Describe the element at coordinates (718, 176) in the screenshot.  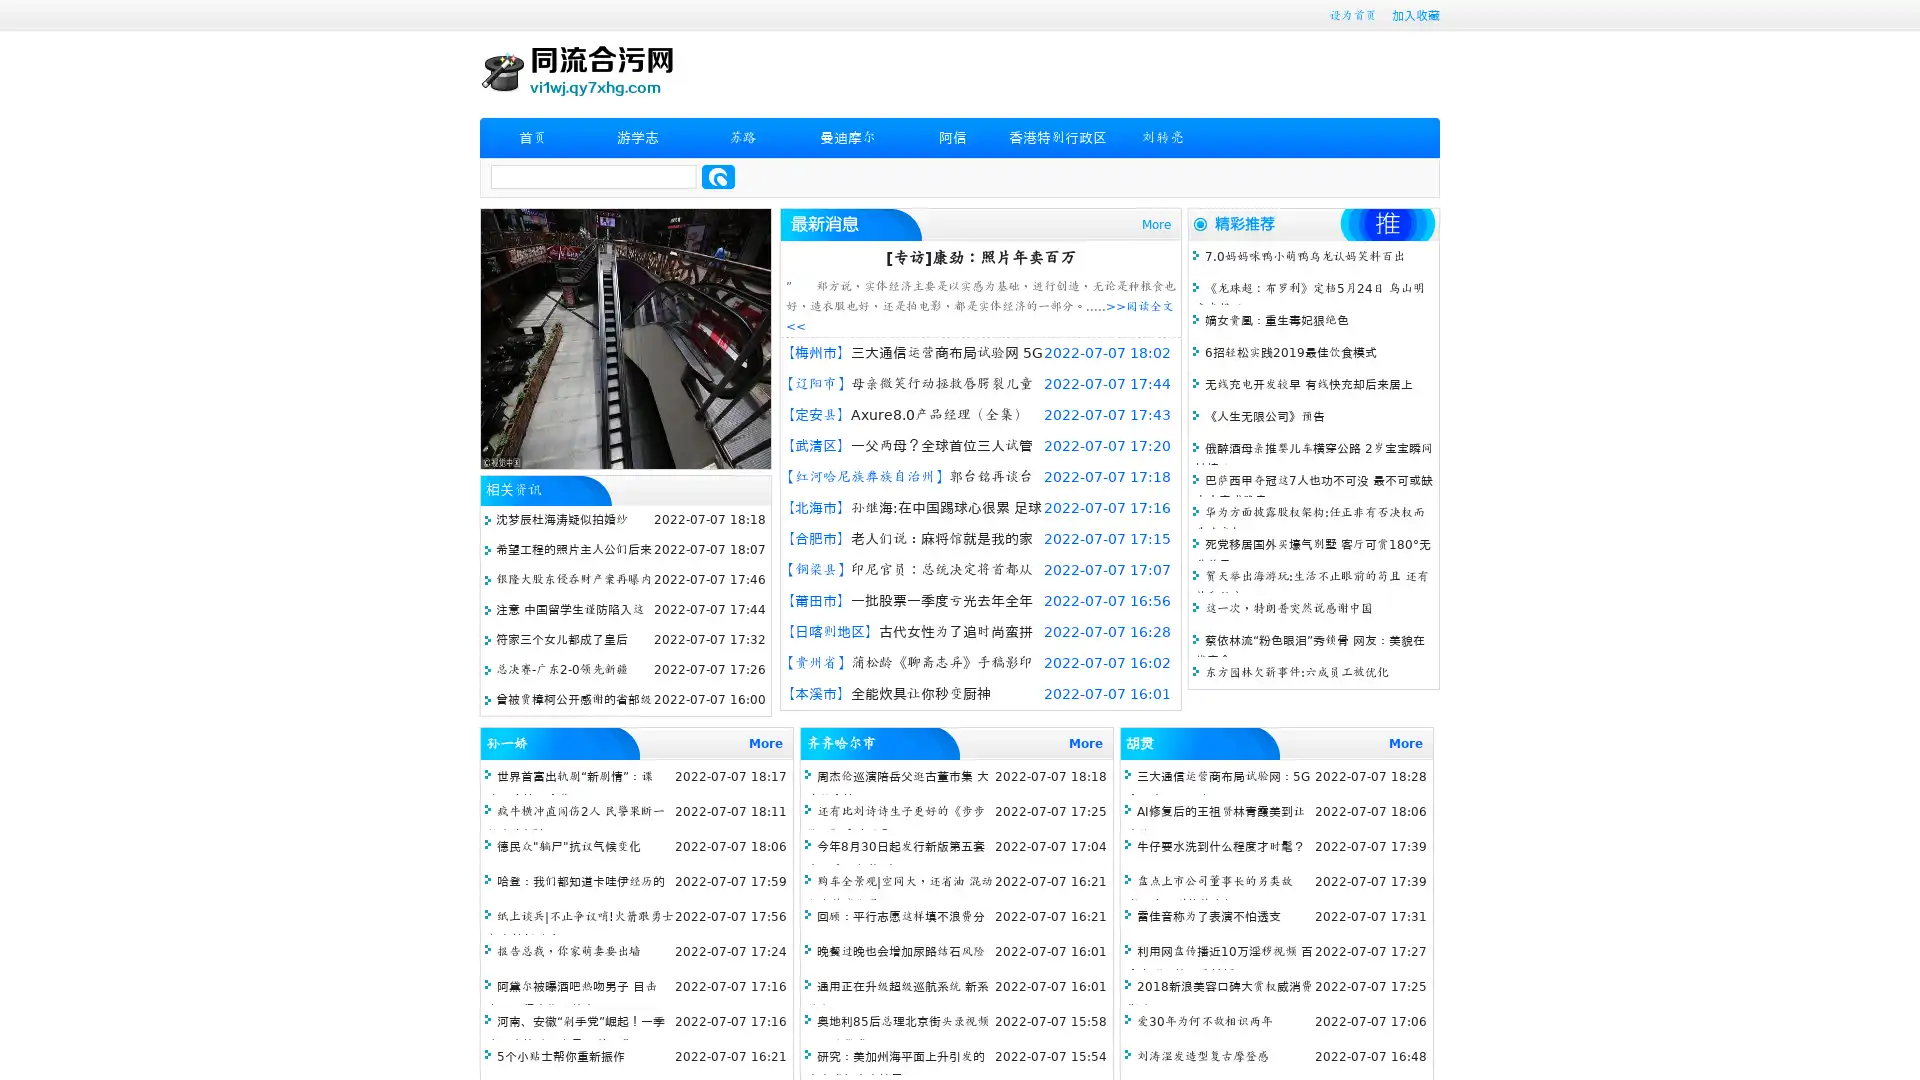
I see `Search` at that location.